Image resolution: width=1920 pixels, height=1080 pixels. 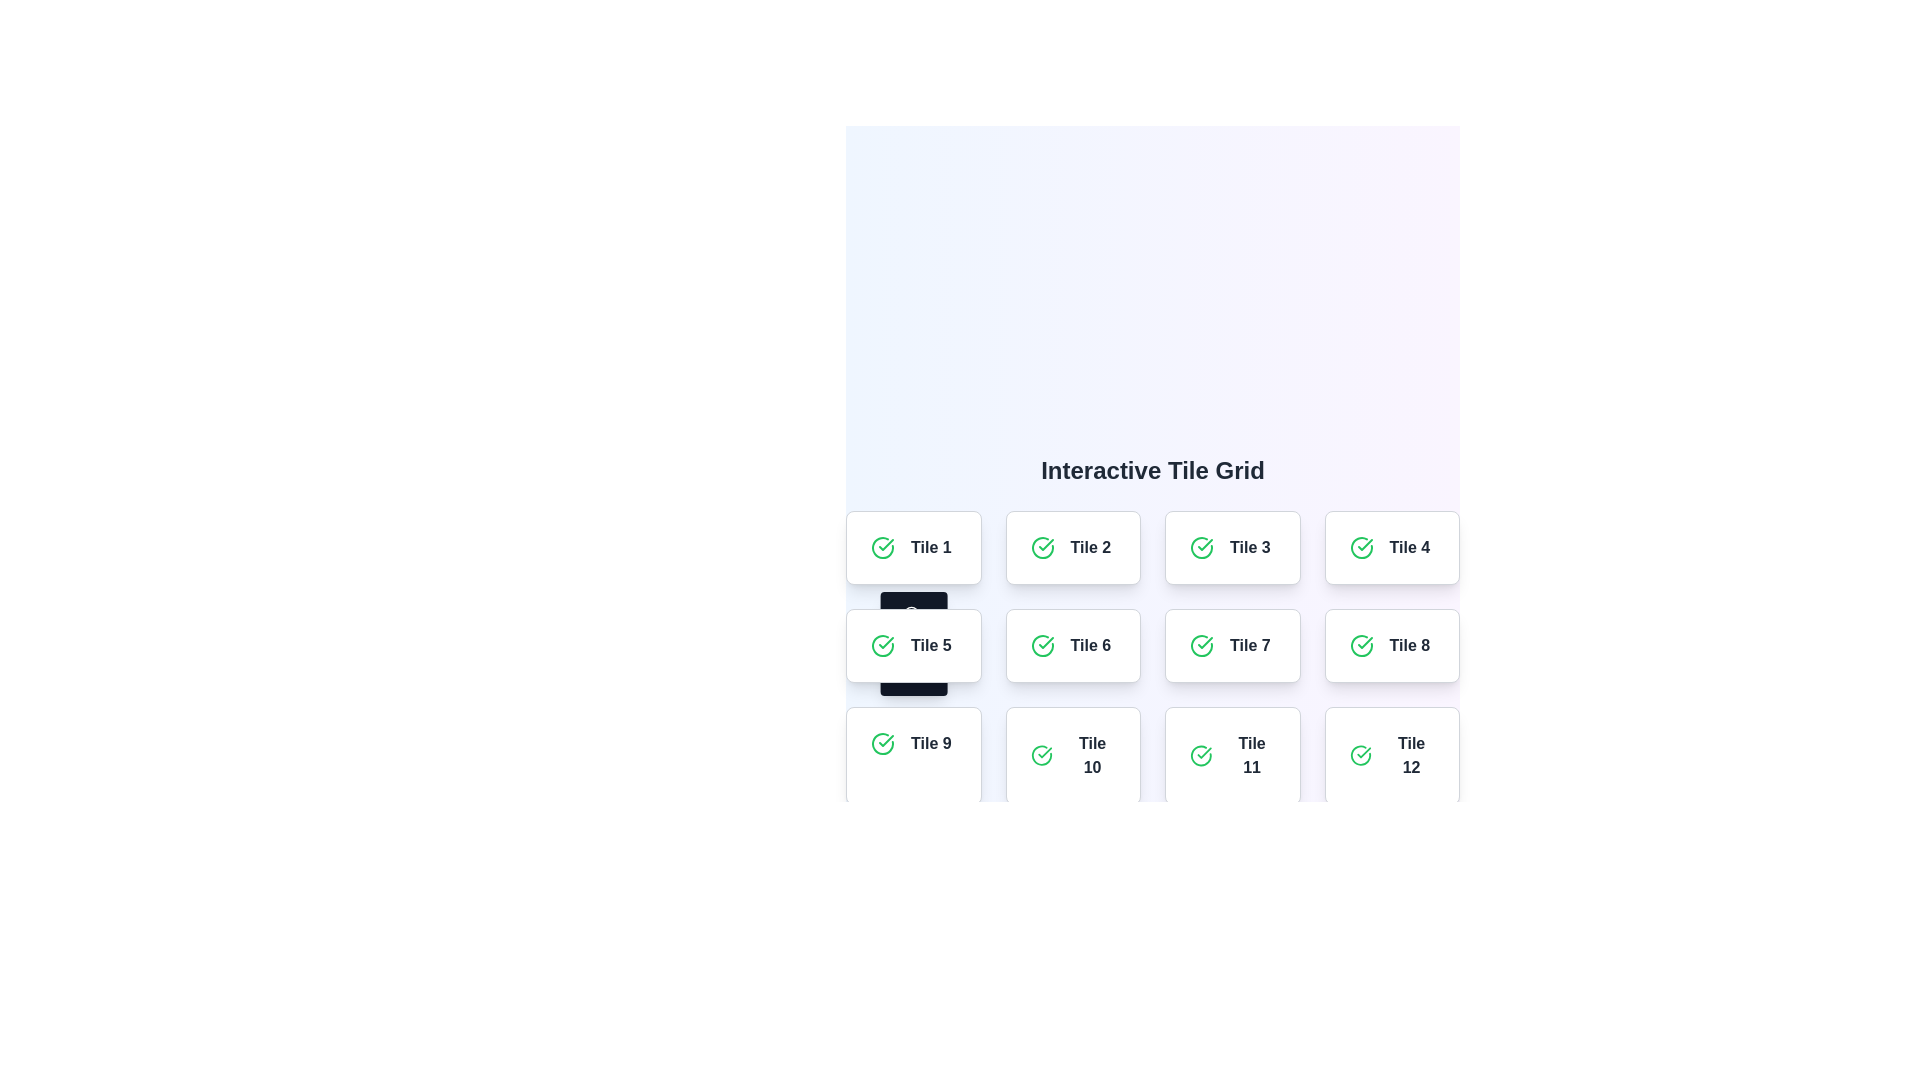 I want to click on the decorative icon indicating the completion or active status of 'Tile 7', which is the first component in the group associated with 'Tile 7', so click(x=1200, y=645).